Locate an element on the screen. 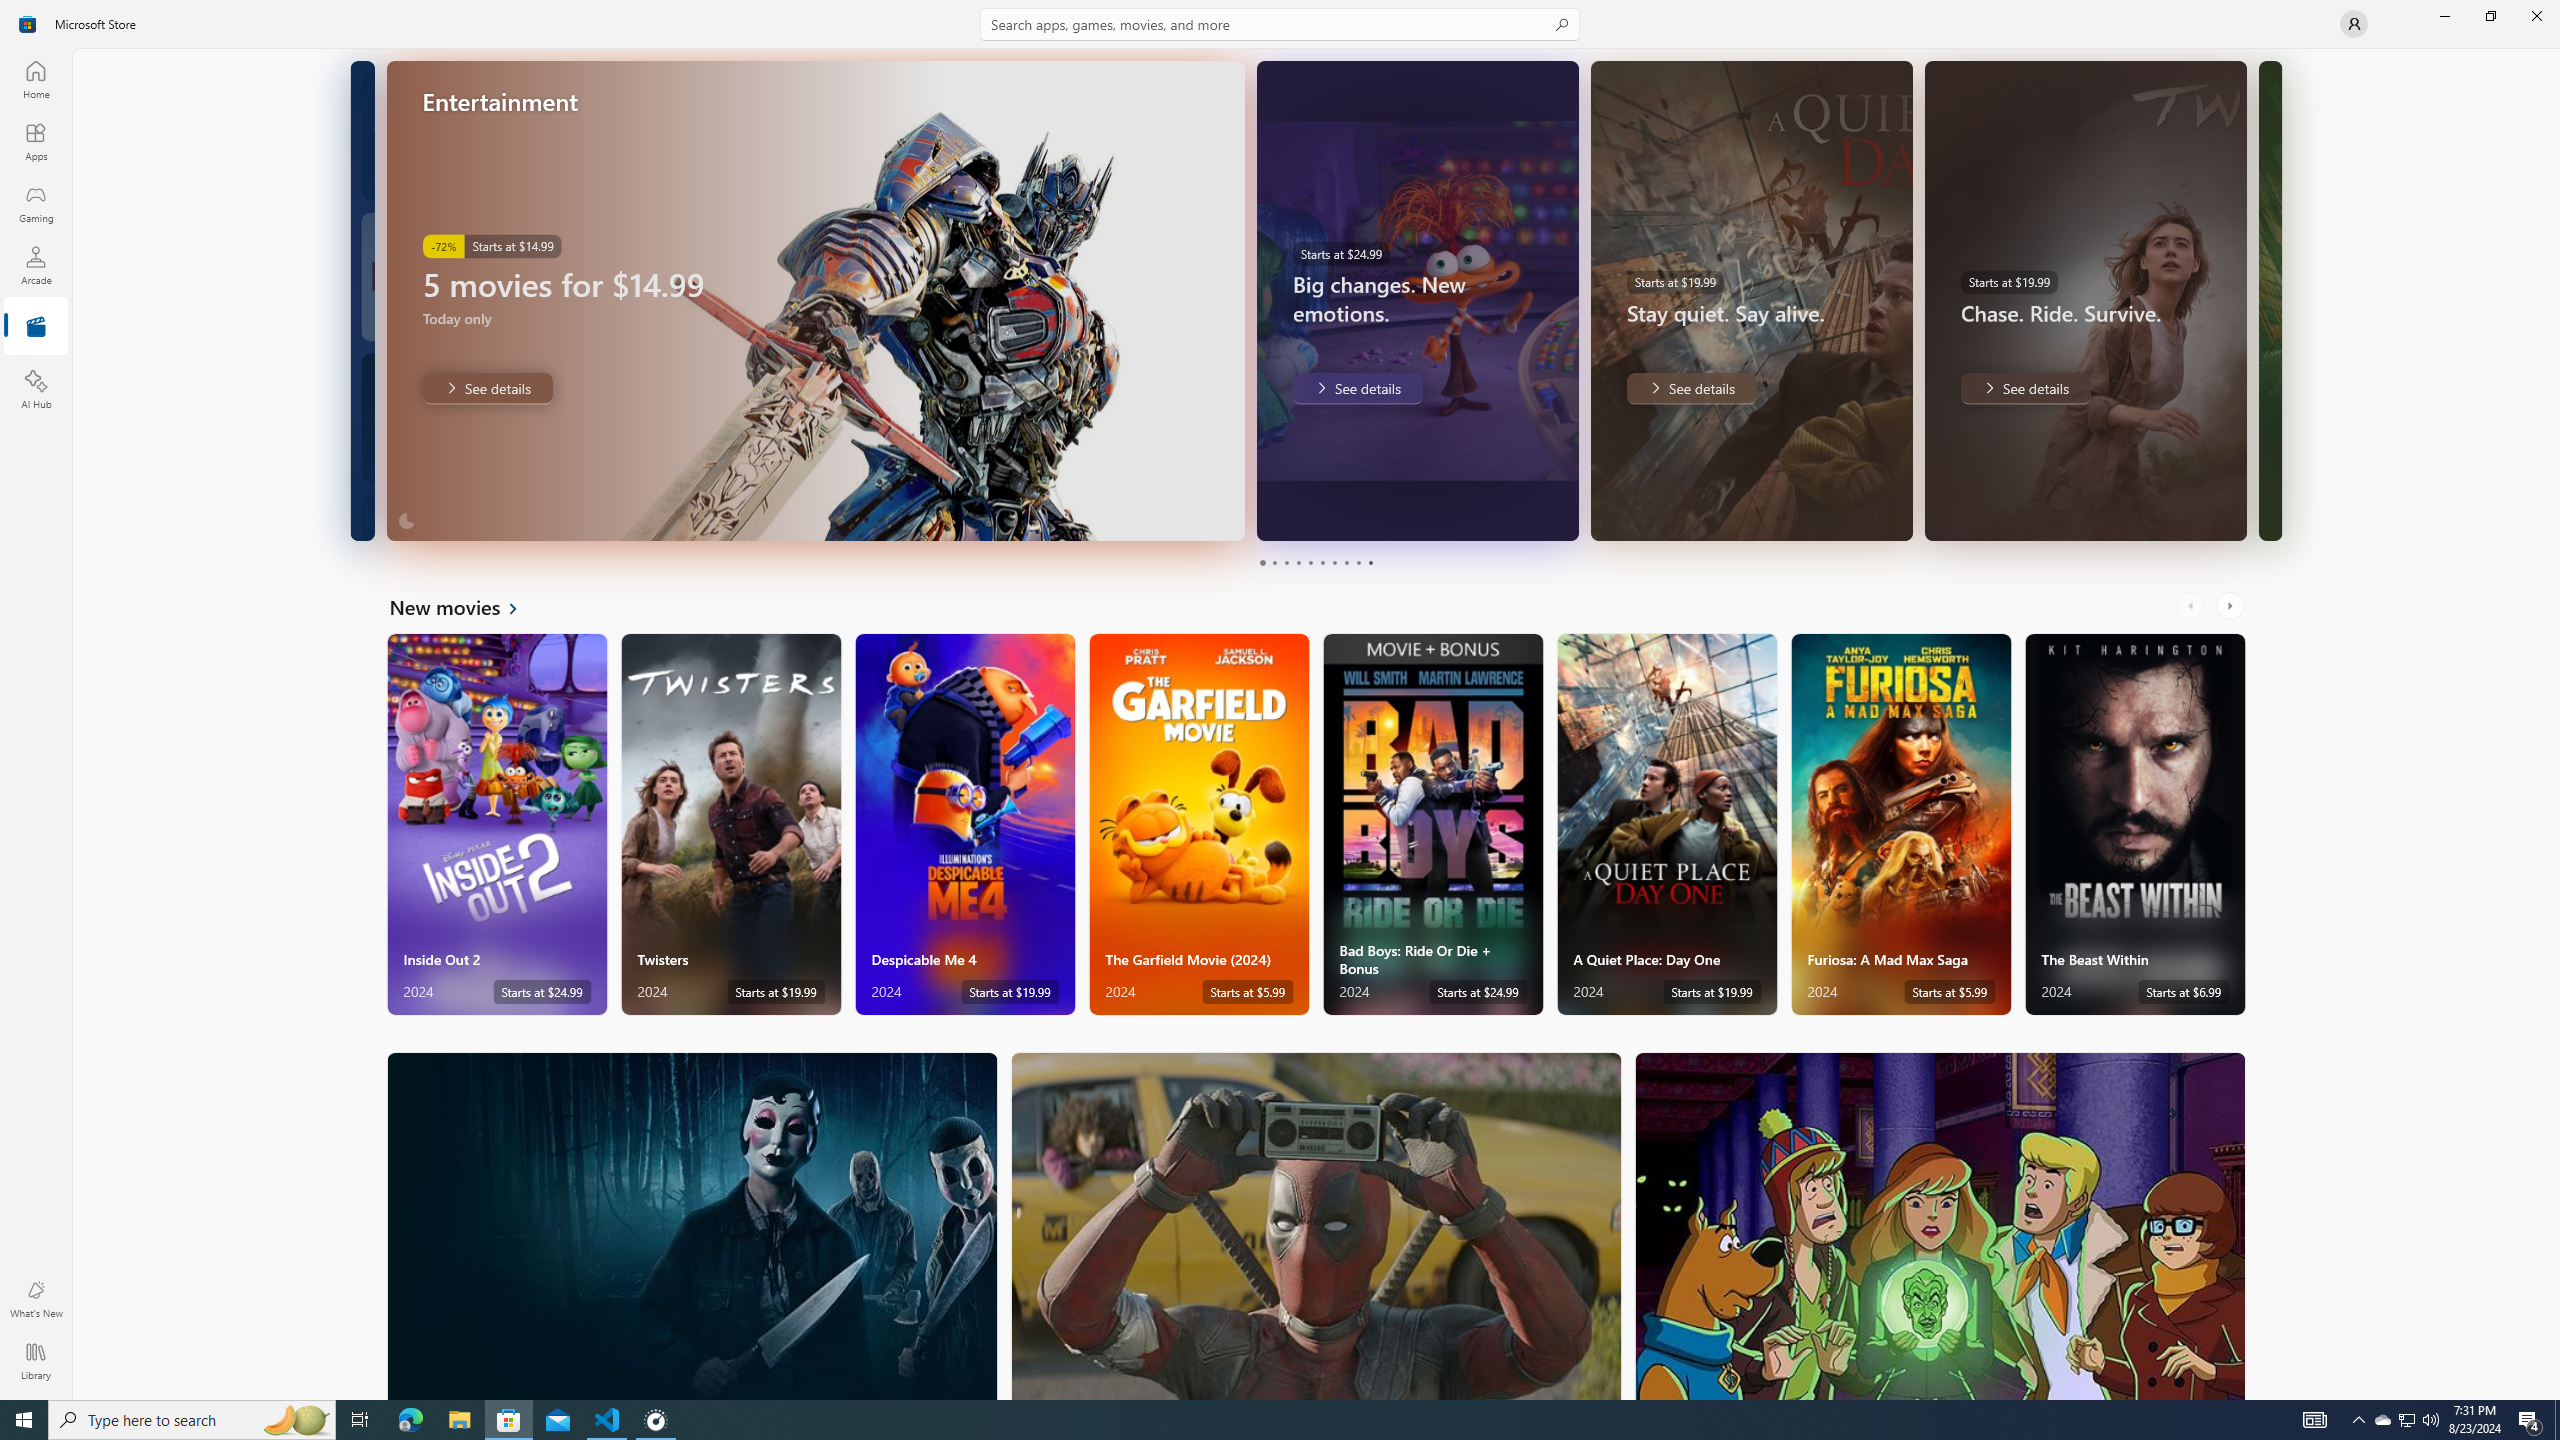  'Apps' is located at coordinates (34, 141).